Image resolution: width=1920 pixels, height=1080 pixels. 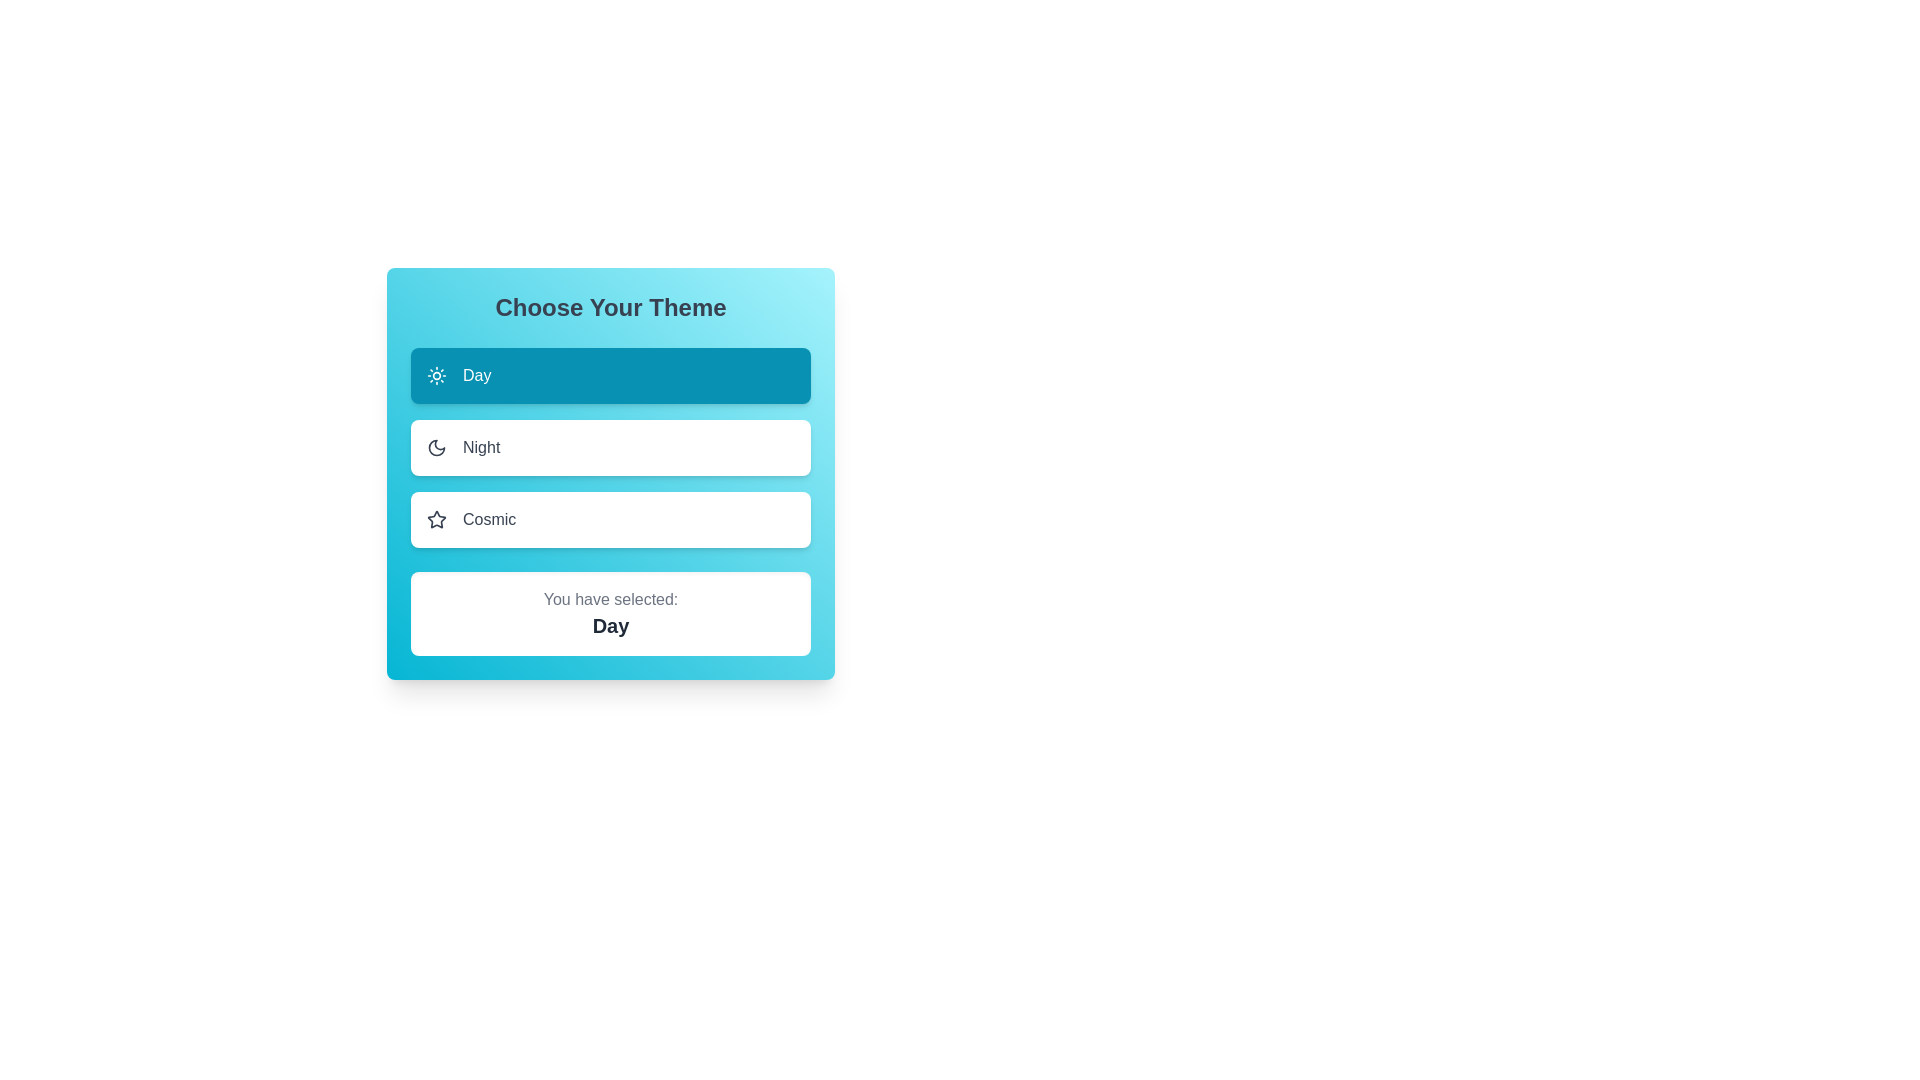 I want to click on the star icon with a hollow center and dark border, so click(x=435, y=518).